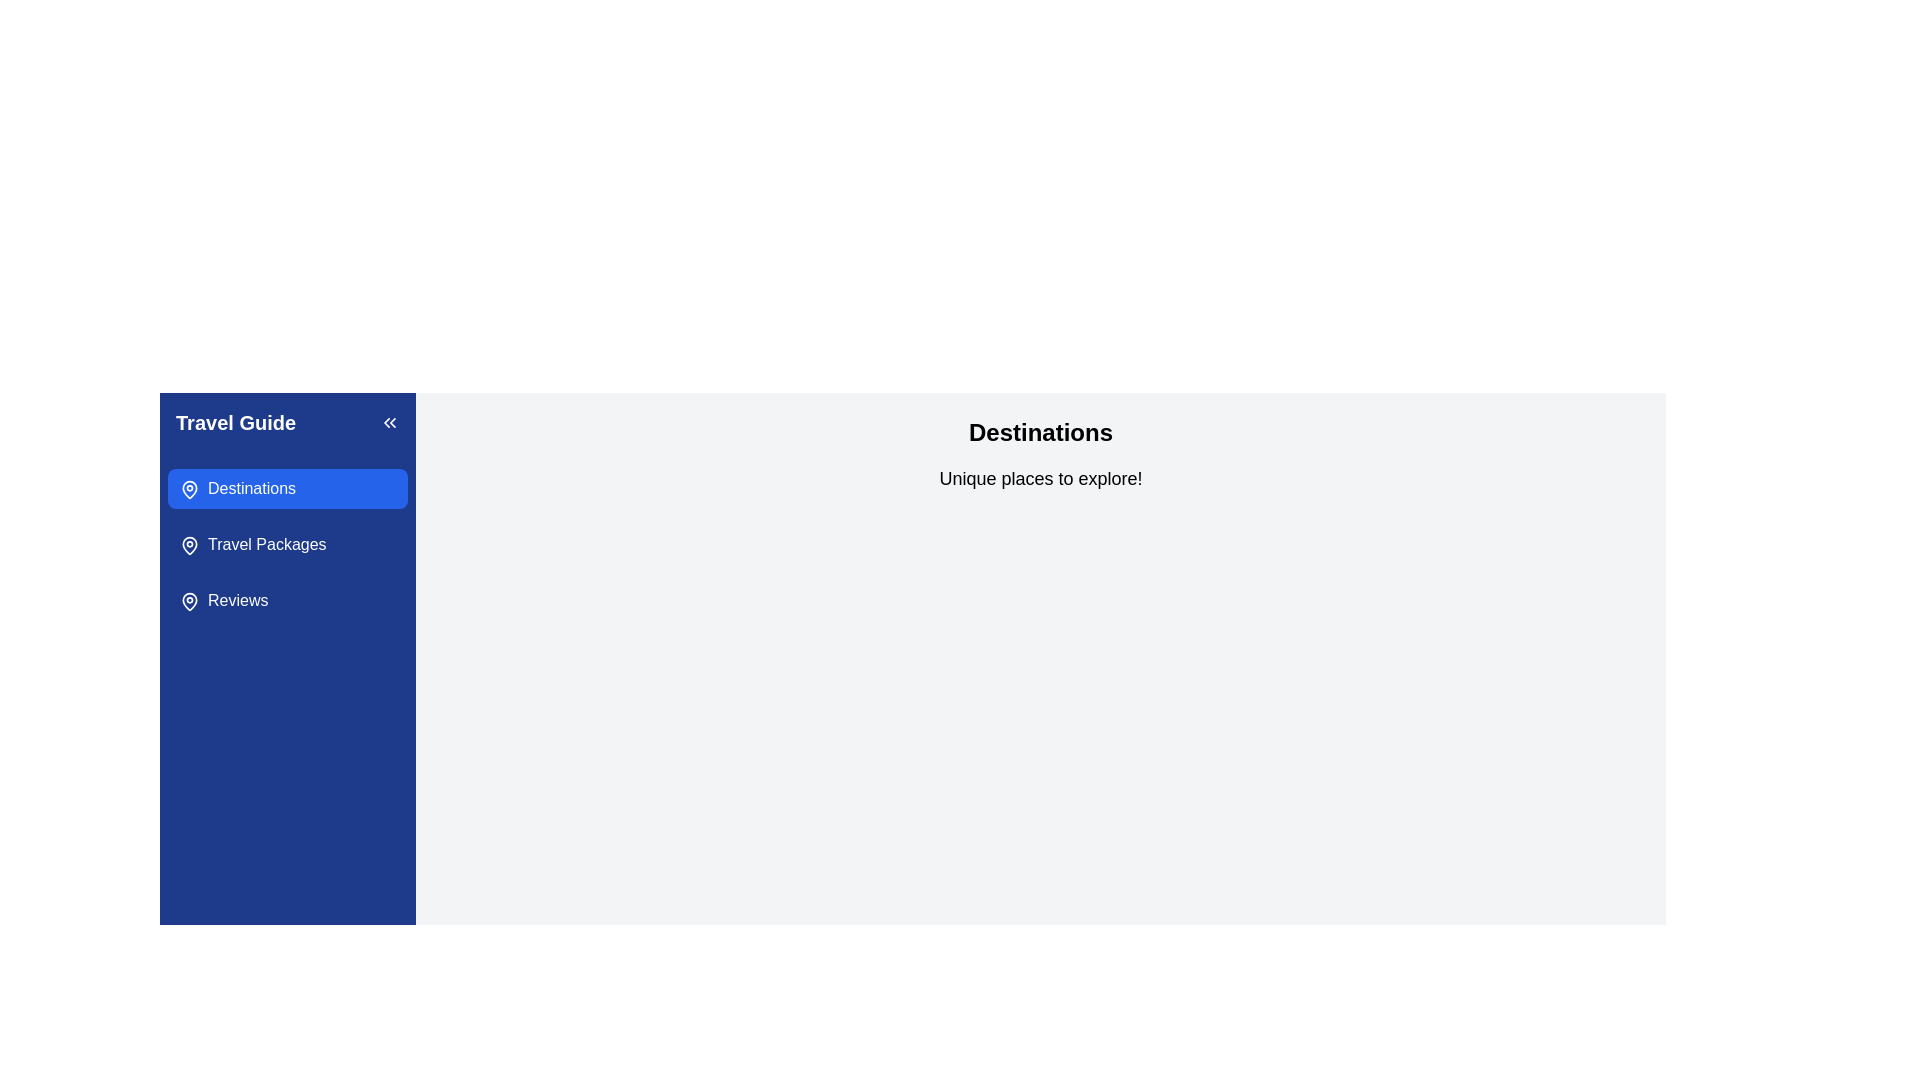 The image size is (1920, 1080). I want to click on the pin-shaped icon located in the 'Travel Packages' section of the left sidebar, so click(190, 544).